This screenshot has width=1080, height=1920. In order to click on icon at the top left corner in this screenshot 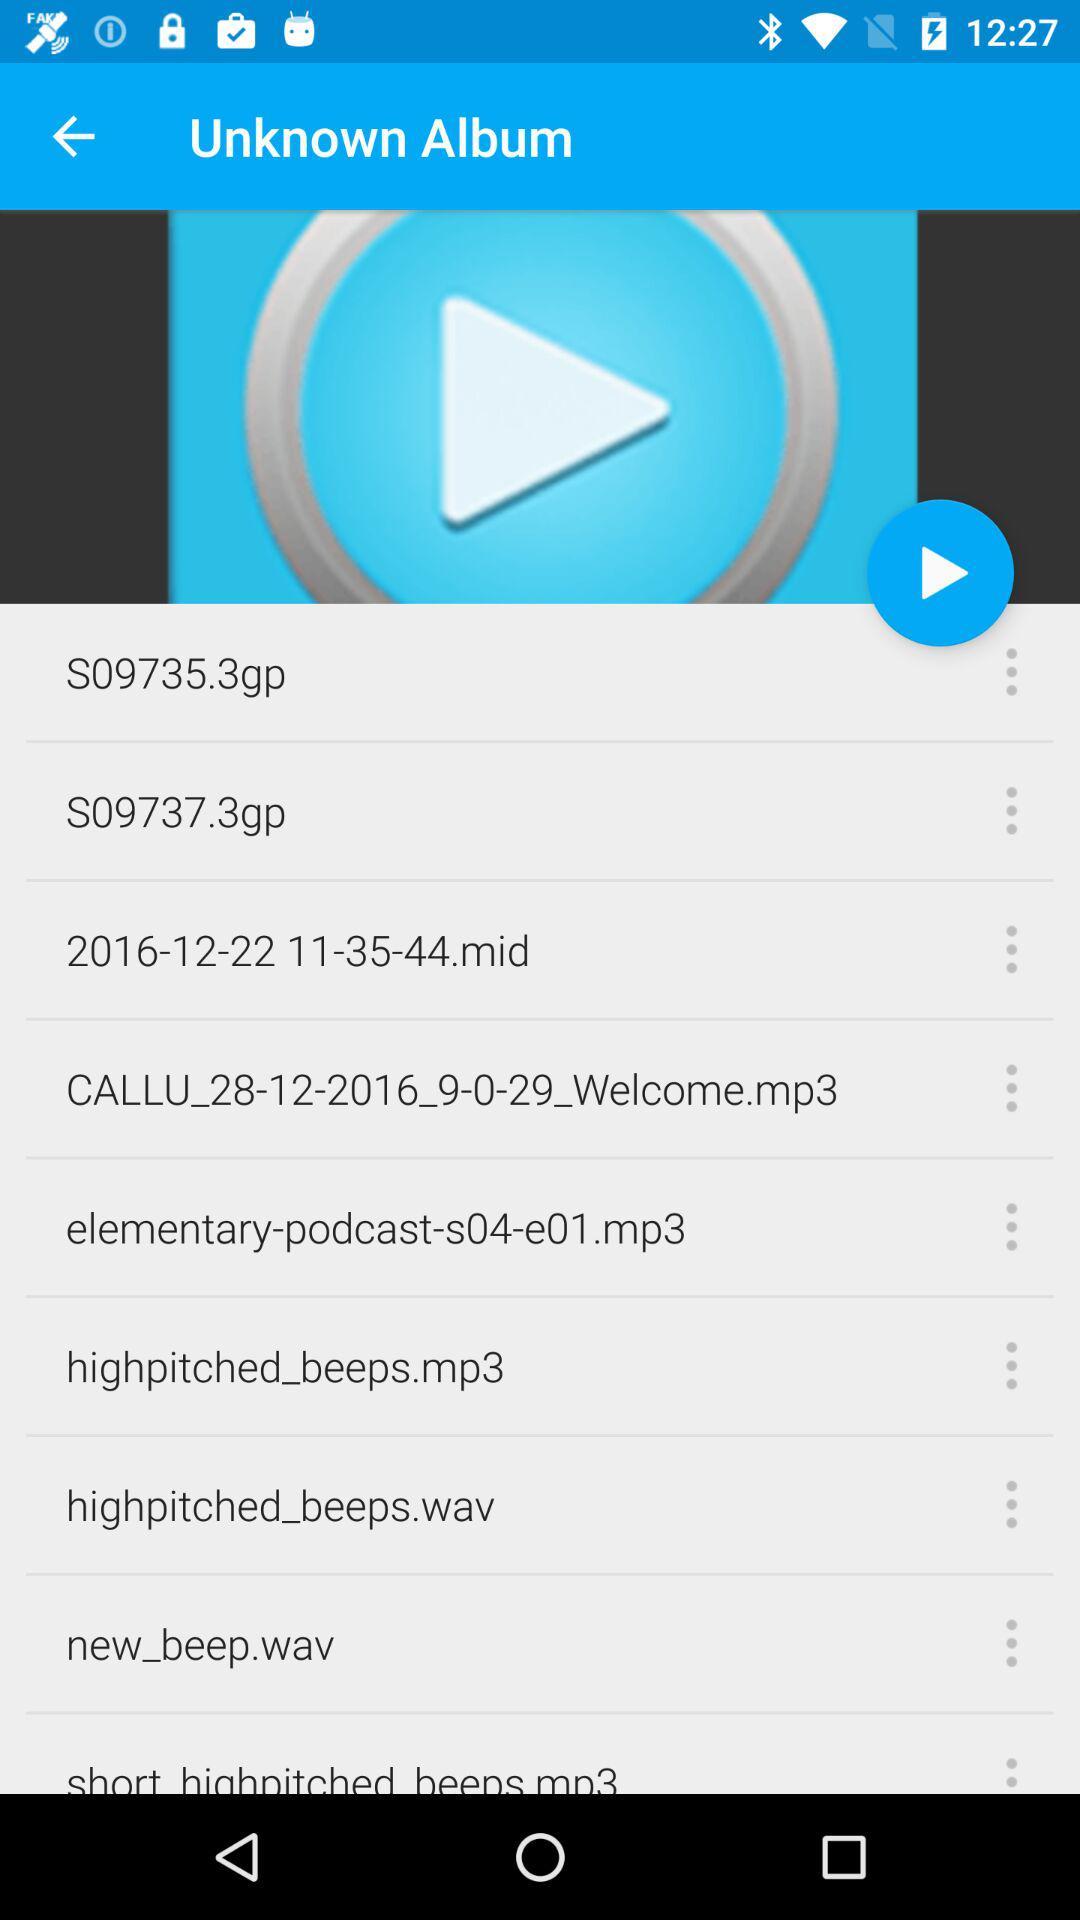, I will do `click(72, 135)`.